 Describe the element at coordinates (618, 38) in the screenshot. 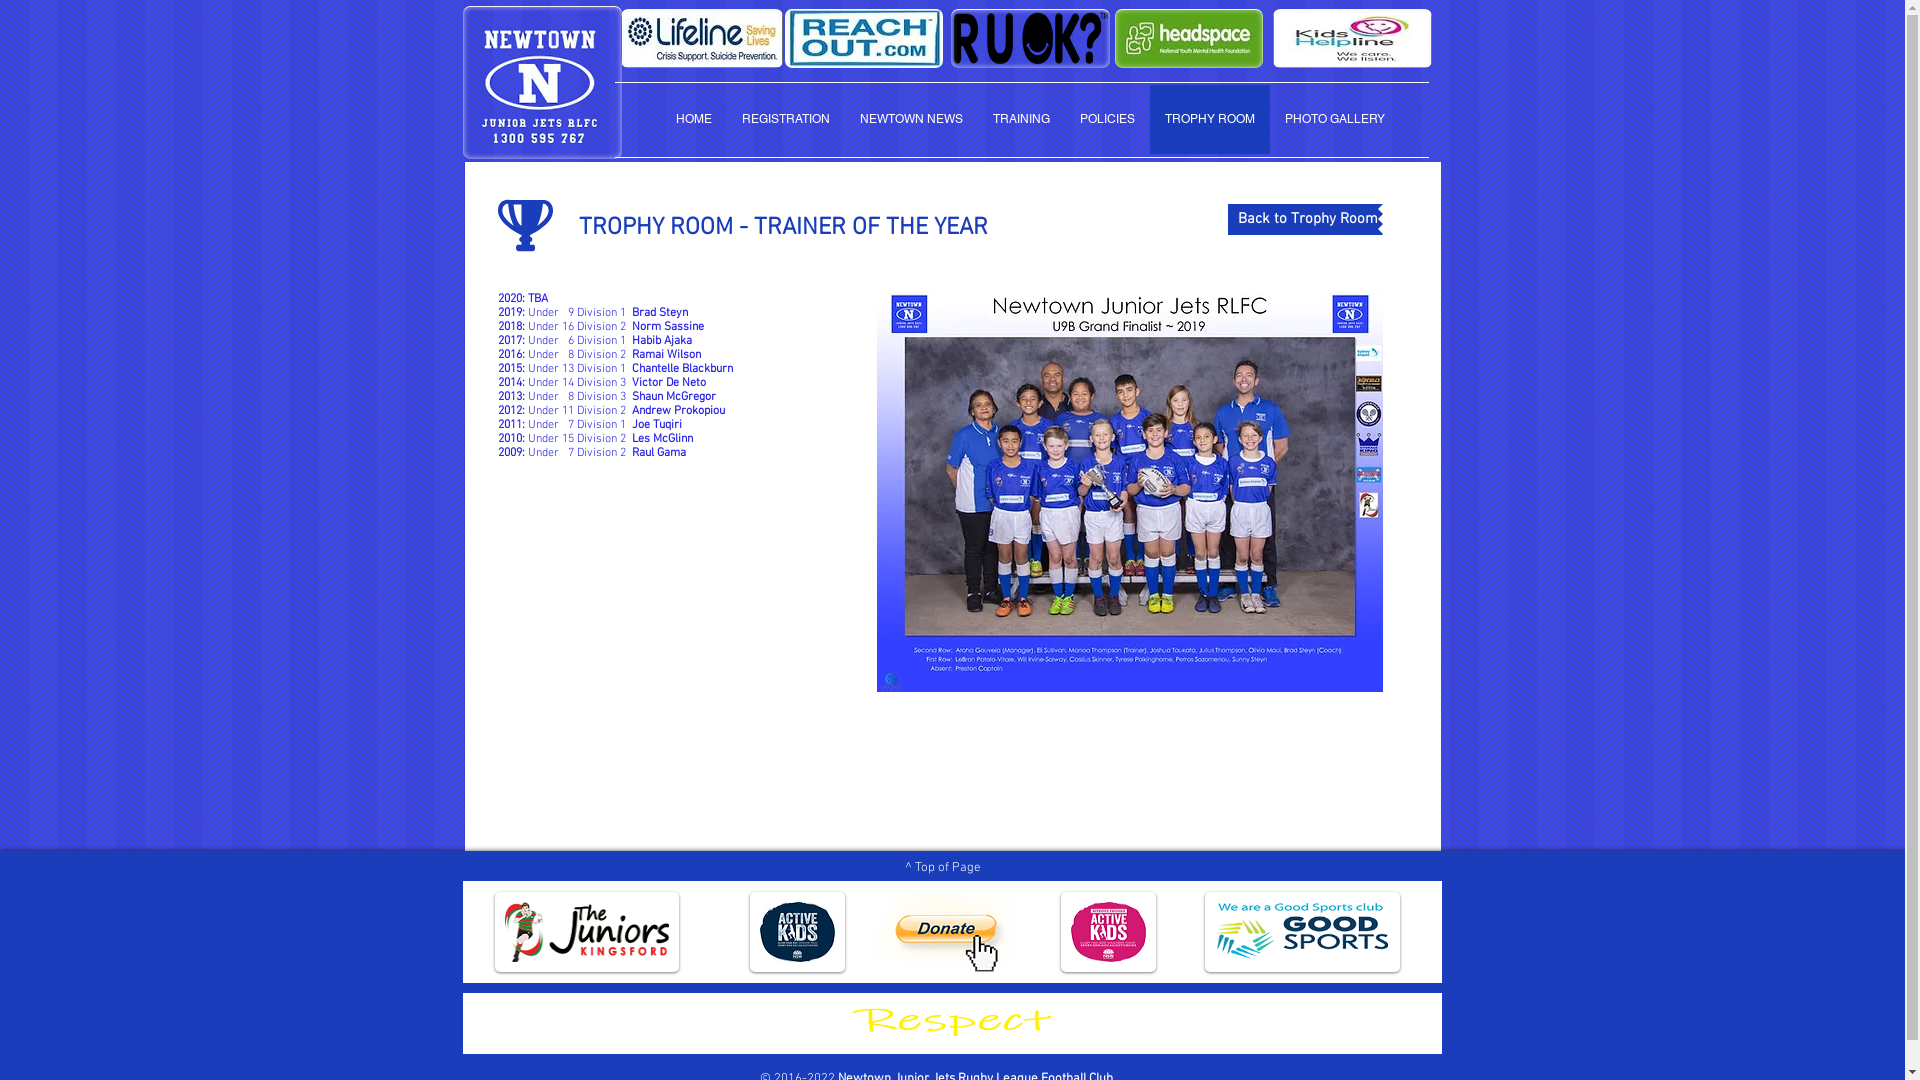

I see `'lifeline-logo.jpg'` at that location.